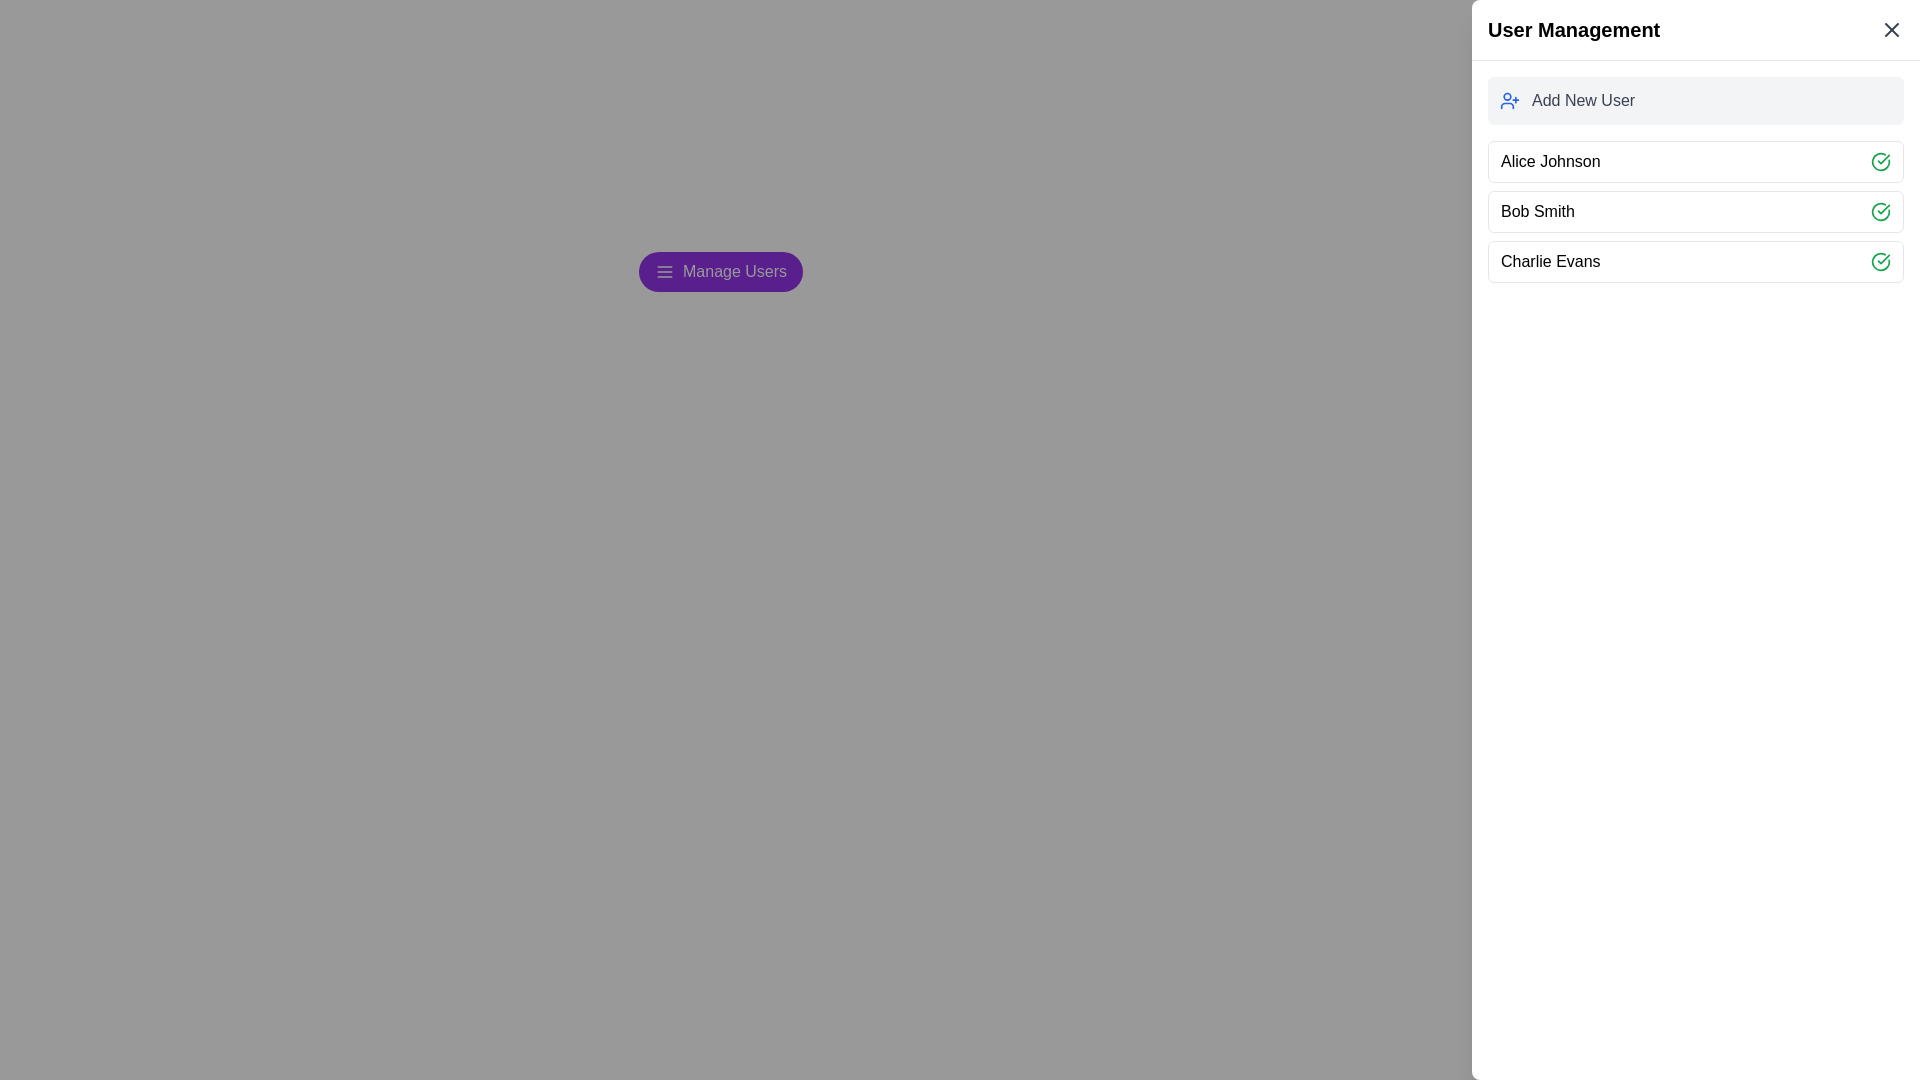  What do you see at coordinates (1549, 161) in the screenshot?
I see `the text label displaying the username 'Alice Johnson', which is the first item in the vertical list of user names` at bounding box center [1549, 161].